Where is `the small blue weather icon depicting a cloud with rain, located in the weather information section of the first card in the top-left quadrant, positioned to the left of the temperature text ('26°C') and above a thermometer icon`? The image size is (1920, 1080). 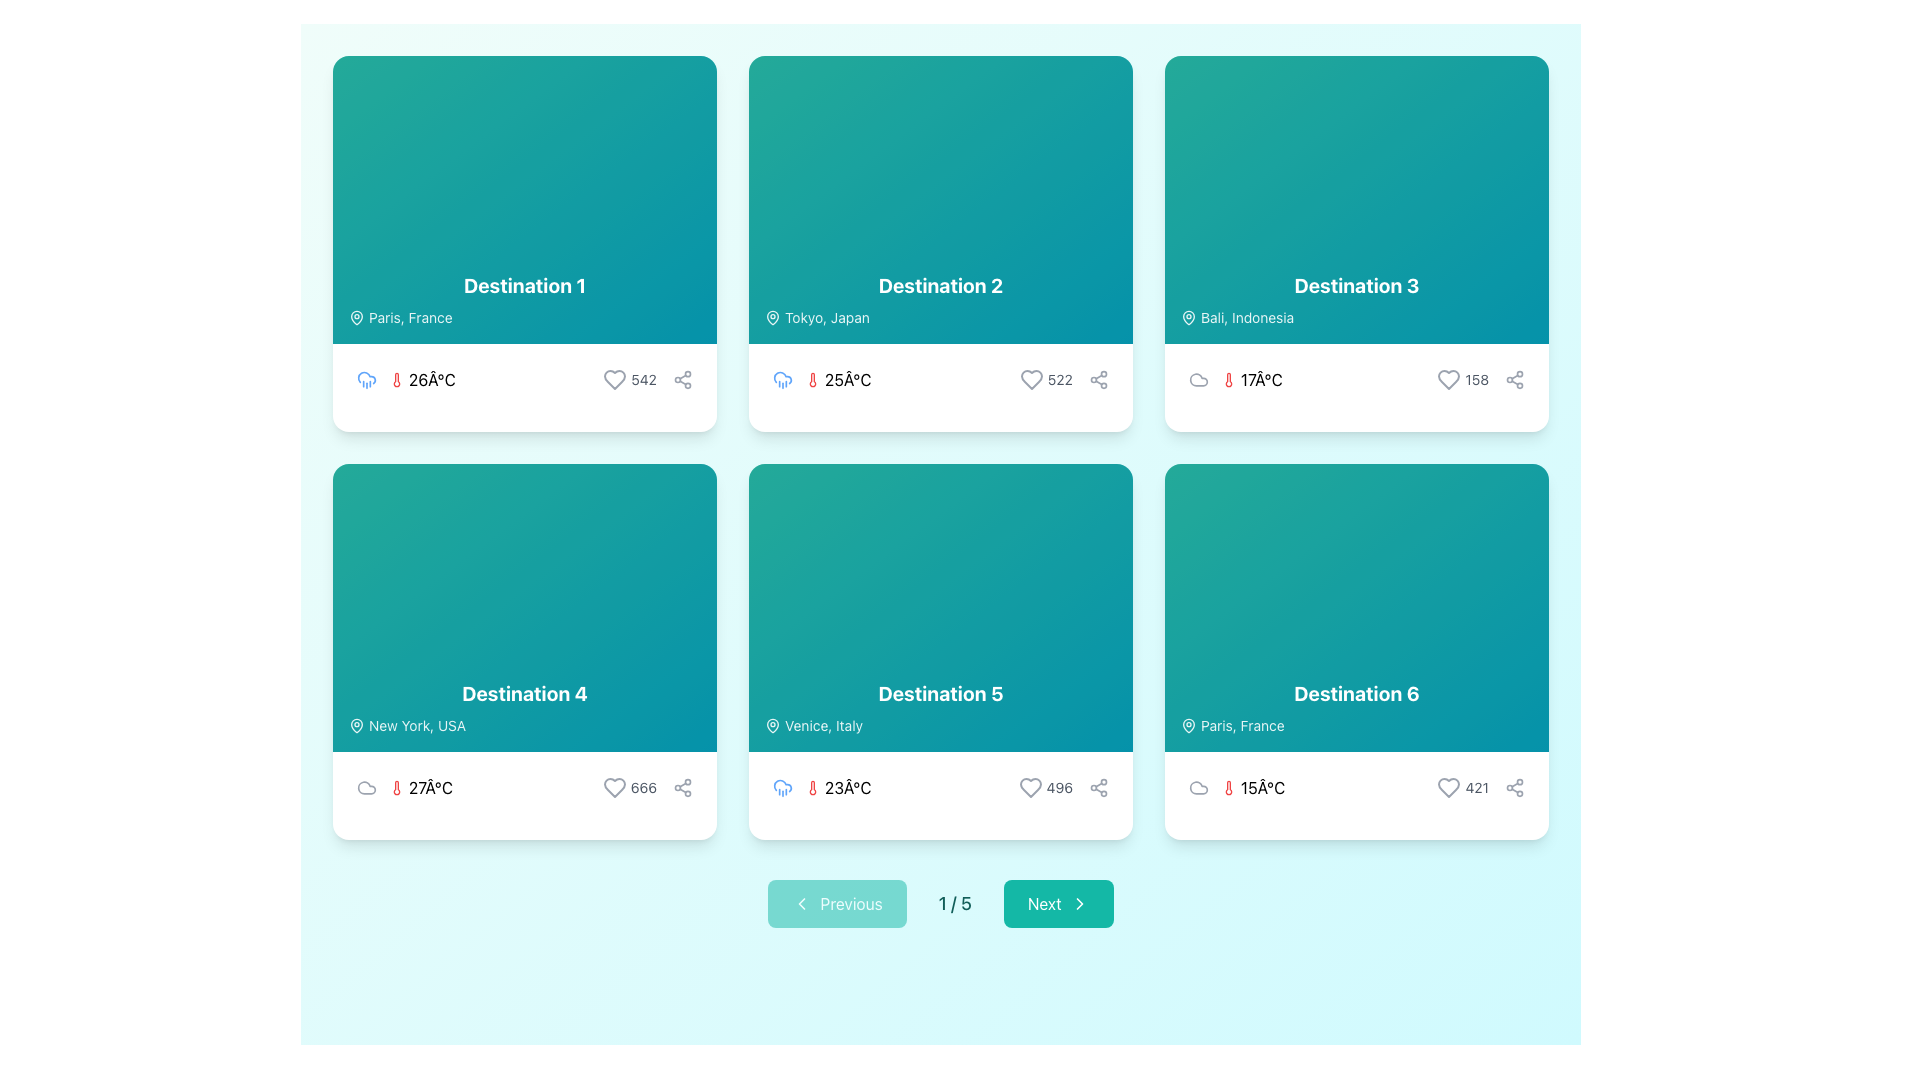 the small blue weather icon depicting a cloud with rain, located in the weather information section of the first card in the top-left quadrant, positioned to the left of the temperature text ('26°C') and above a thermometer icon is located at coordinates (366, 380).